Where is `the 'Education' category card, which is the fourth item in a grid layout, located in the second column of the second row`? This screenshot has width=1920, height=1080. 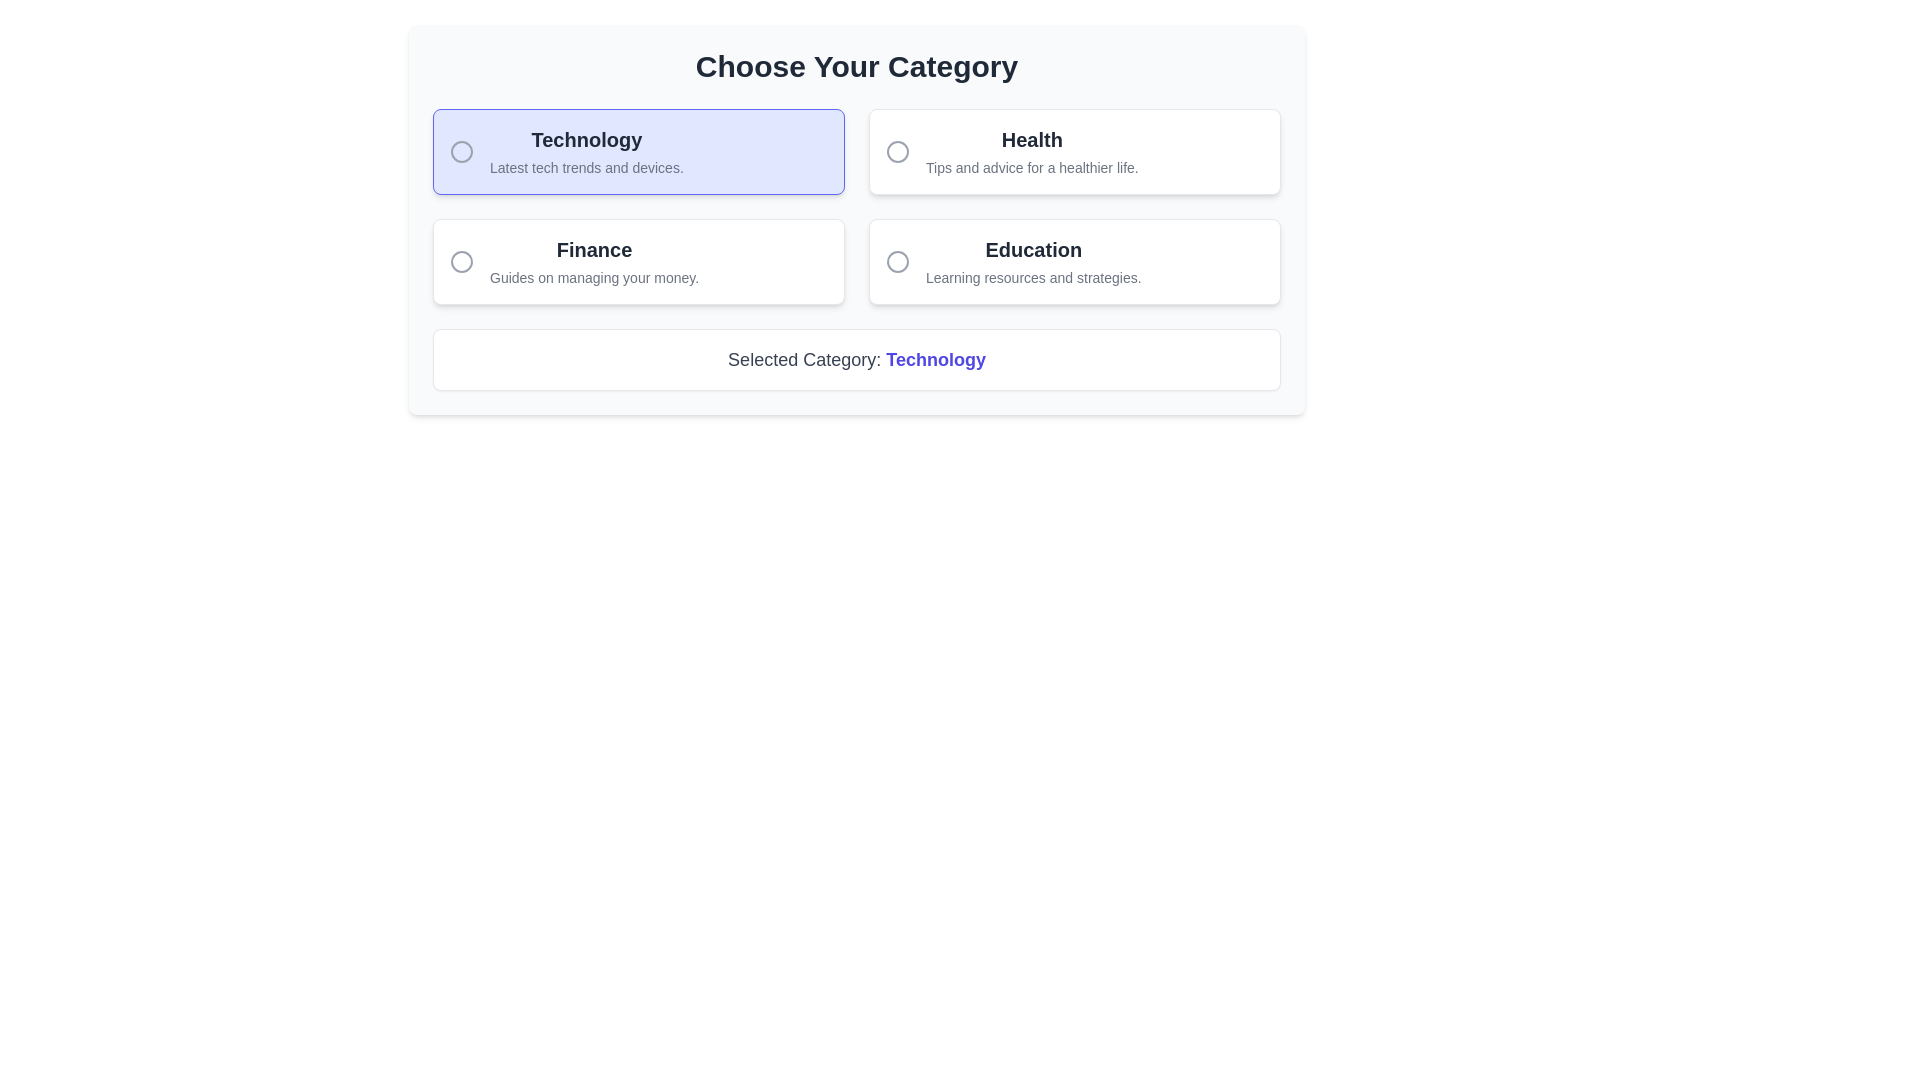
the 'Education' category card, which is the fourth item in a grid layout, located in the second column of the second row is located at coordinates (1074, 261).